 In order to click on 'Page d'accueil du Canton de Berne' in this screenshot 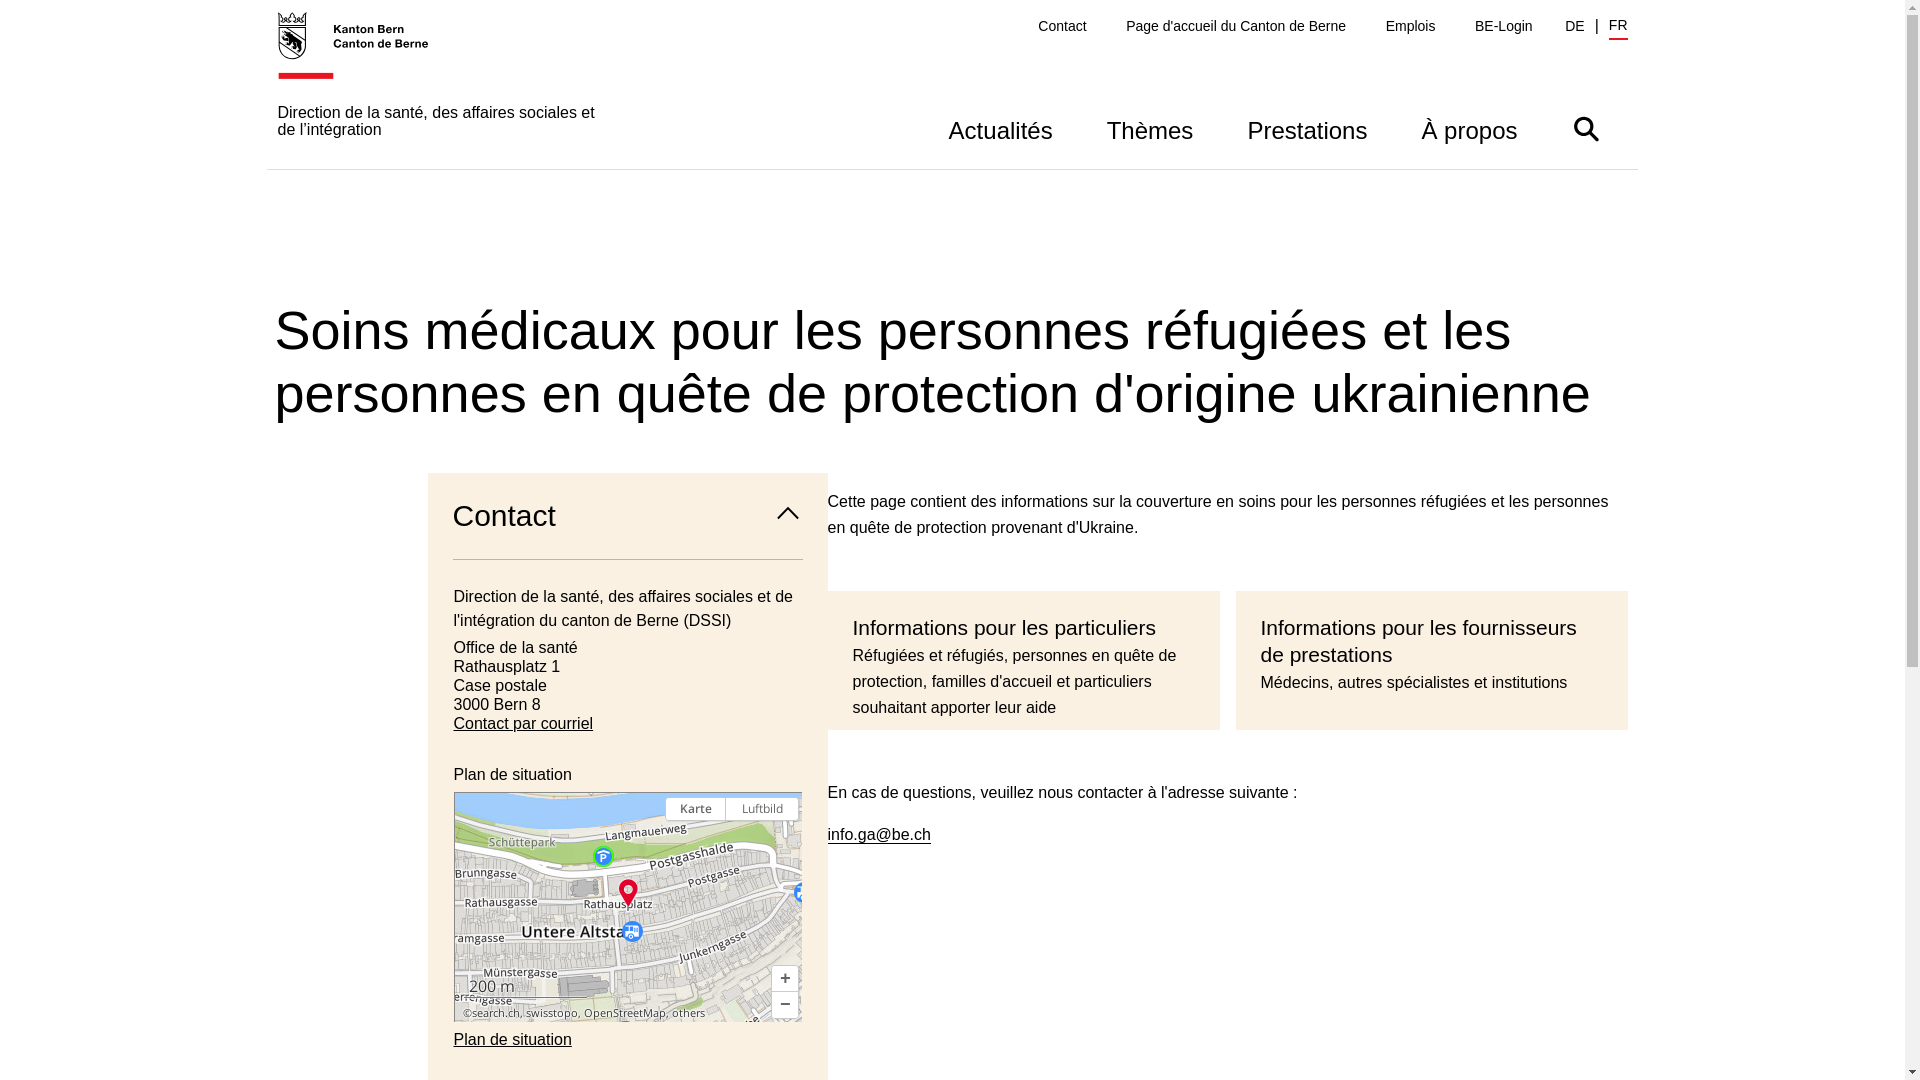, I will do `click(1235, 26)`.